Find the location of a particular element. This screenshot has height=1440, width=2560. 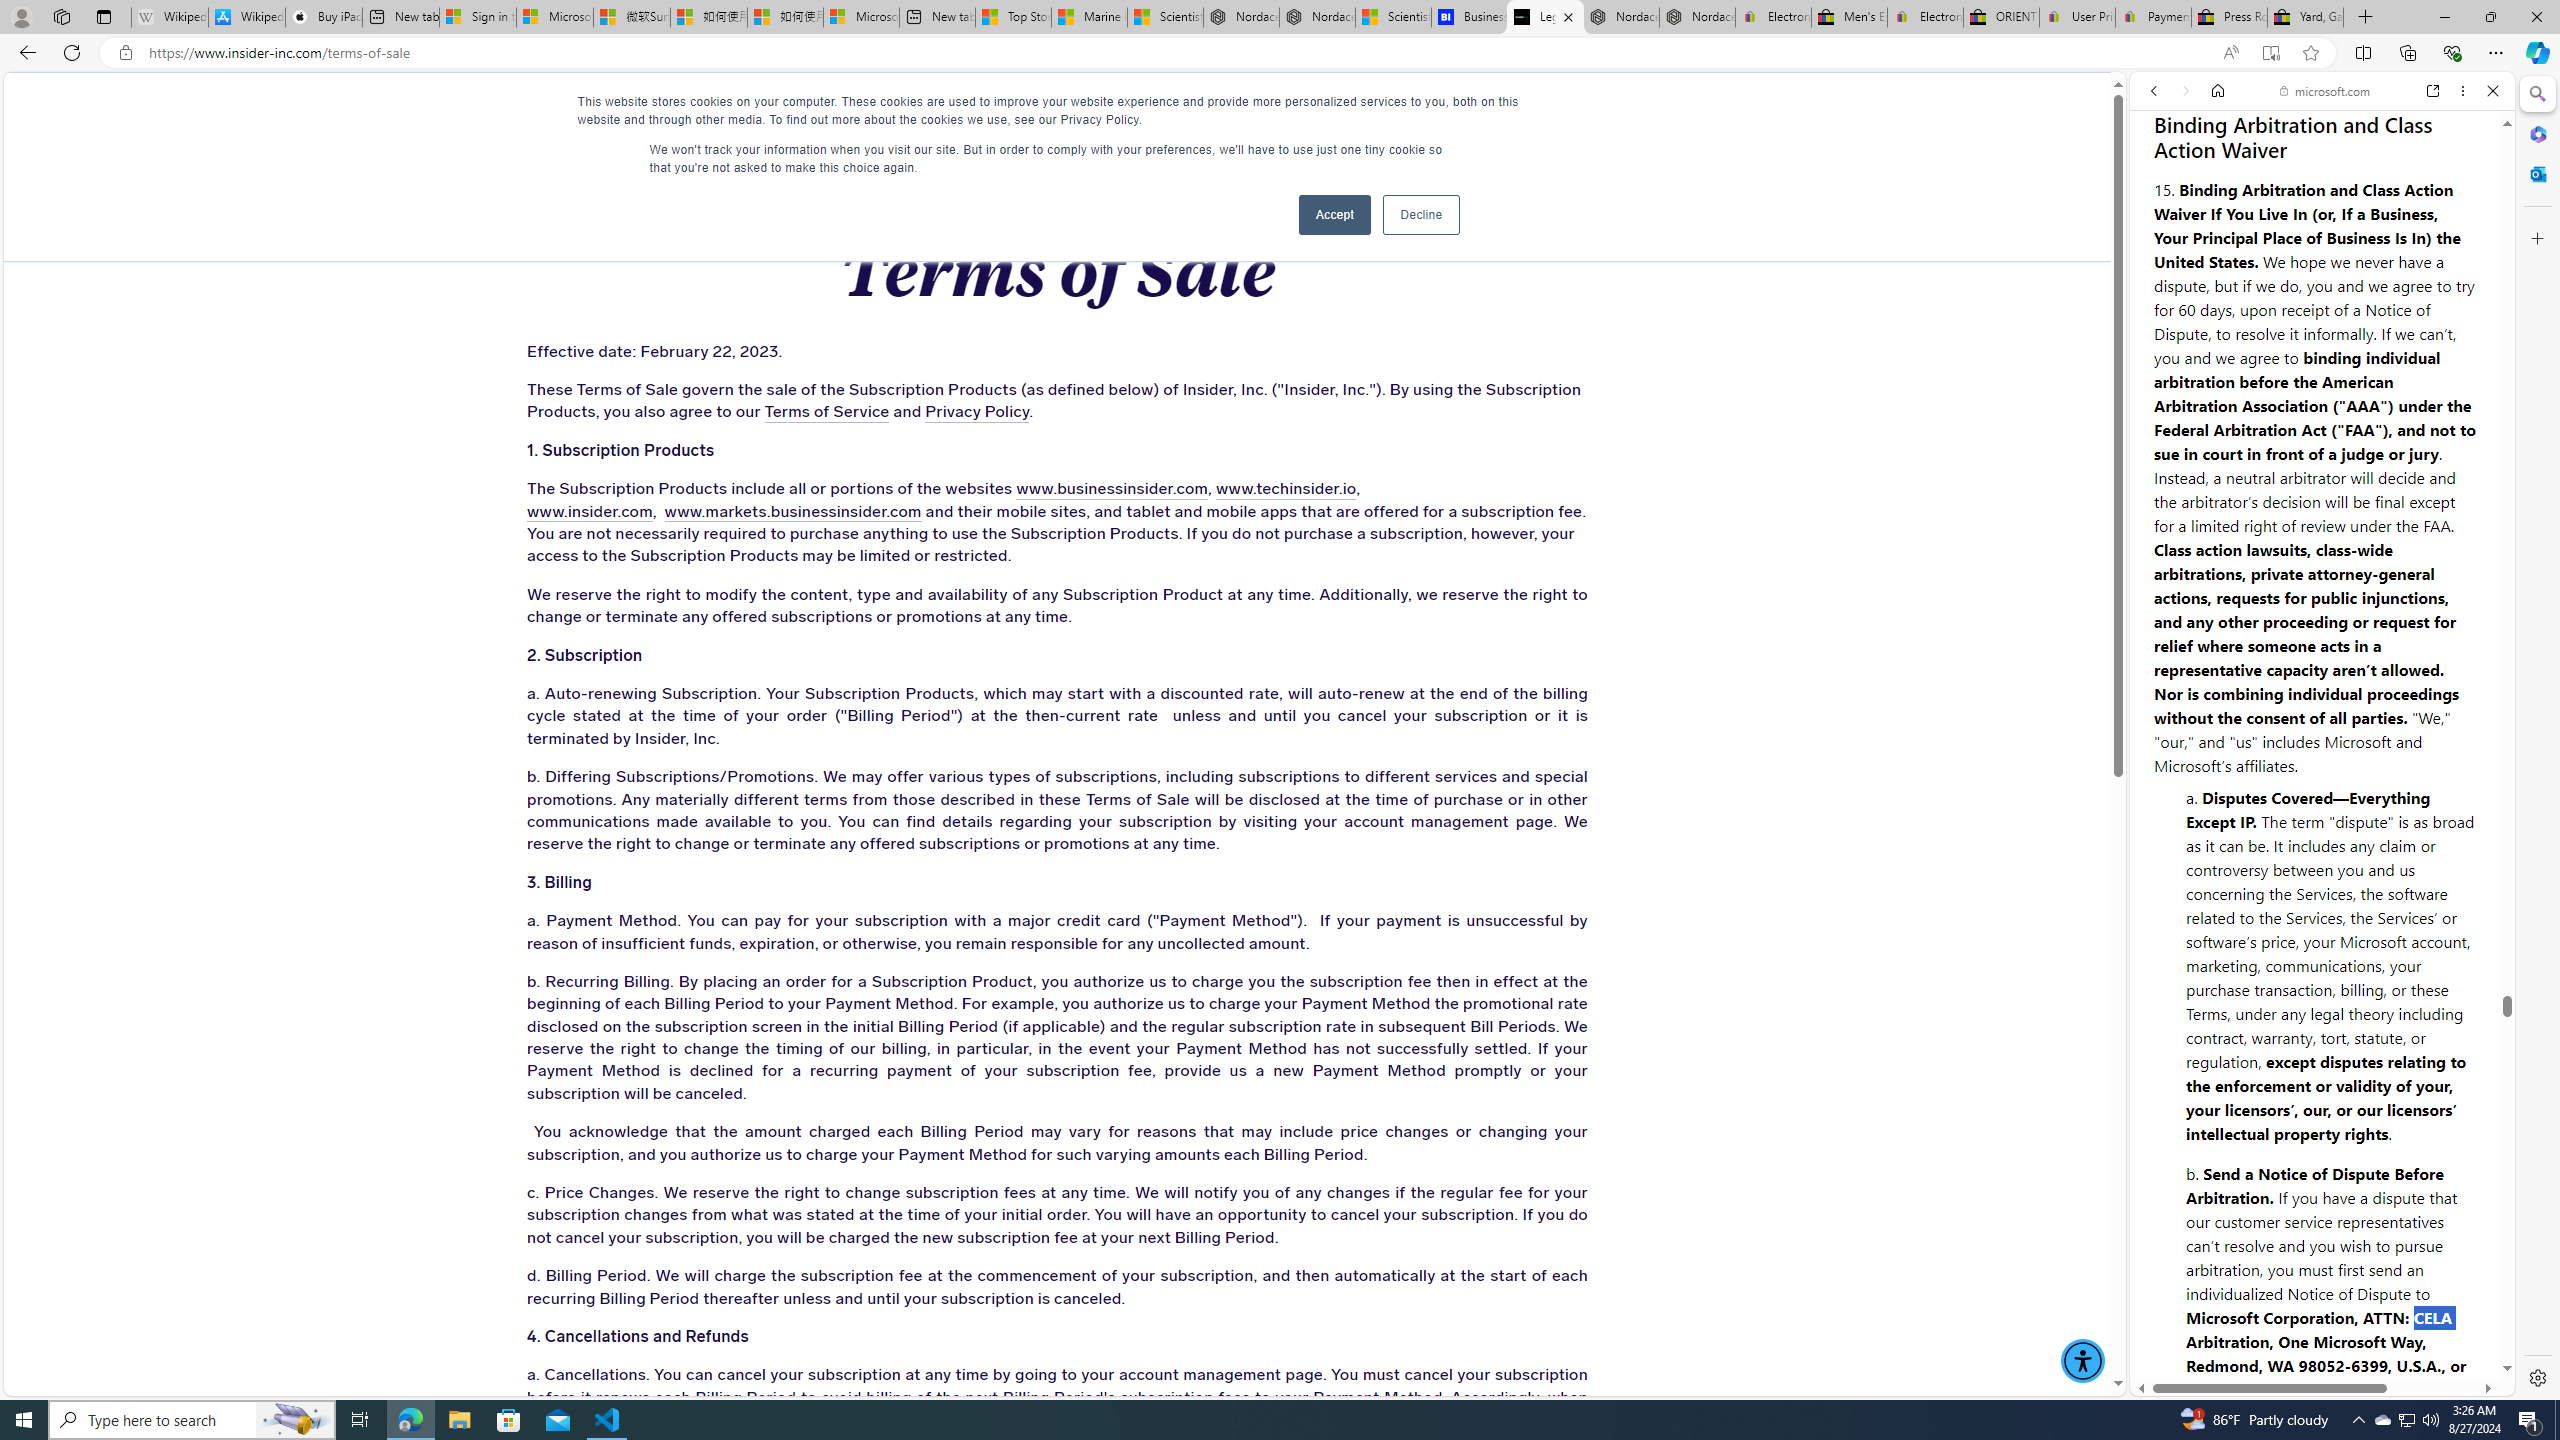

'Privacy Policy' is located at coordinates (975, 411).